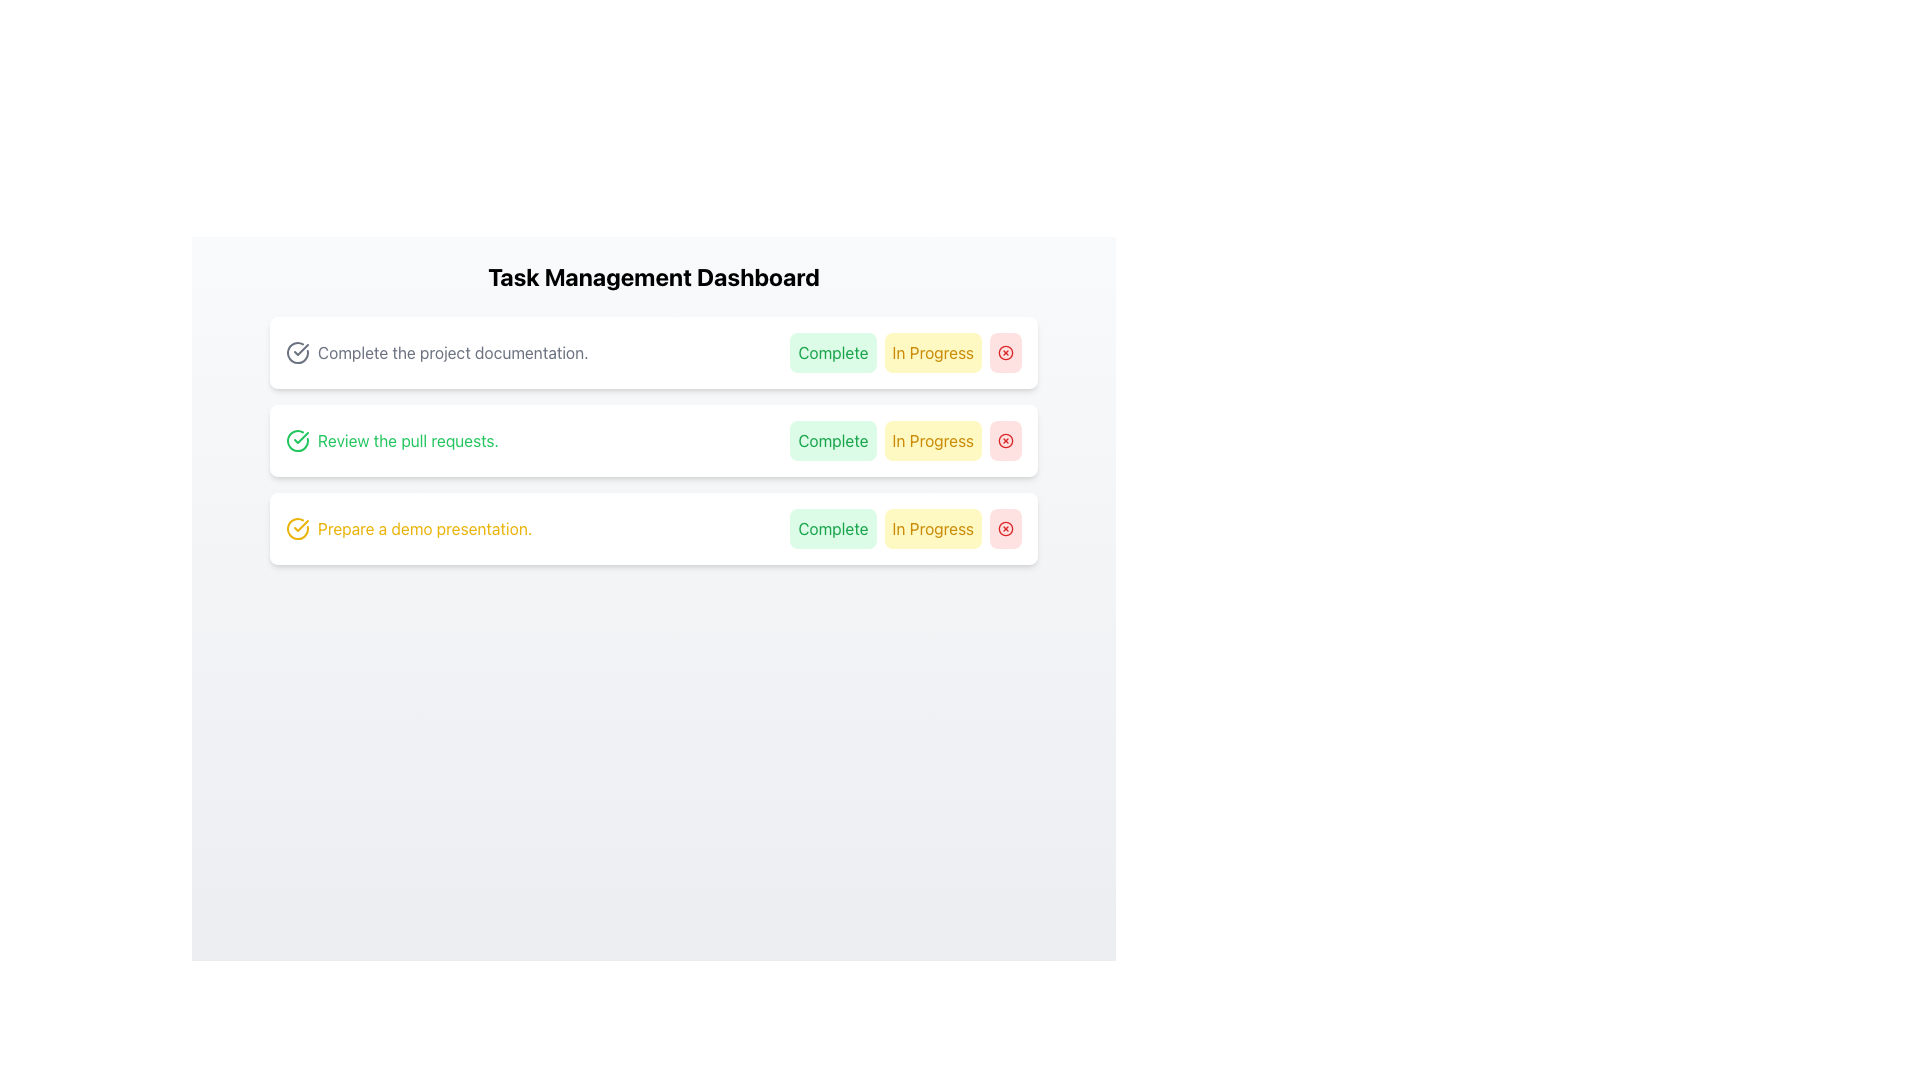 The height and width of the screenshot is (1080, 1920). Describe the element at coordinates (932, 352) in the screenshot. I see `the 'In Progress' status button, which is the second button in a horizontal list` at that location.